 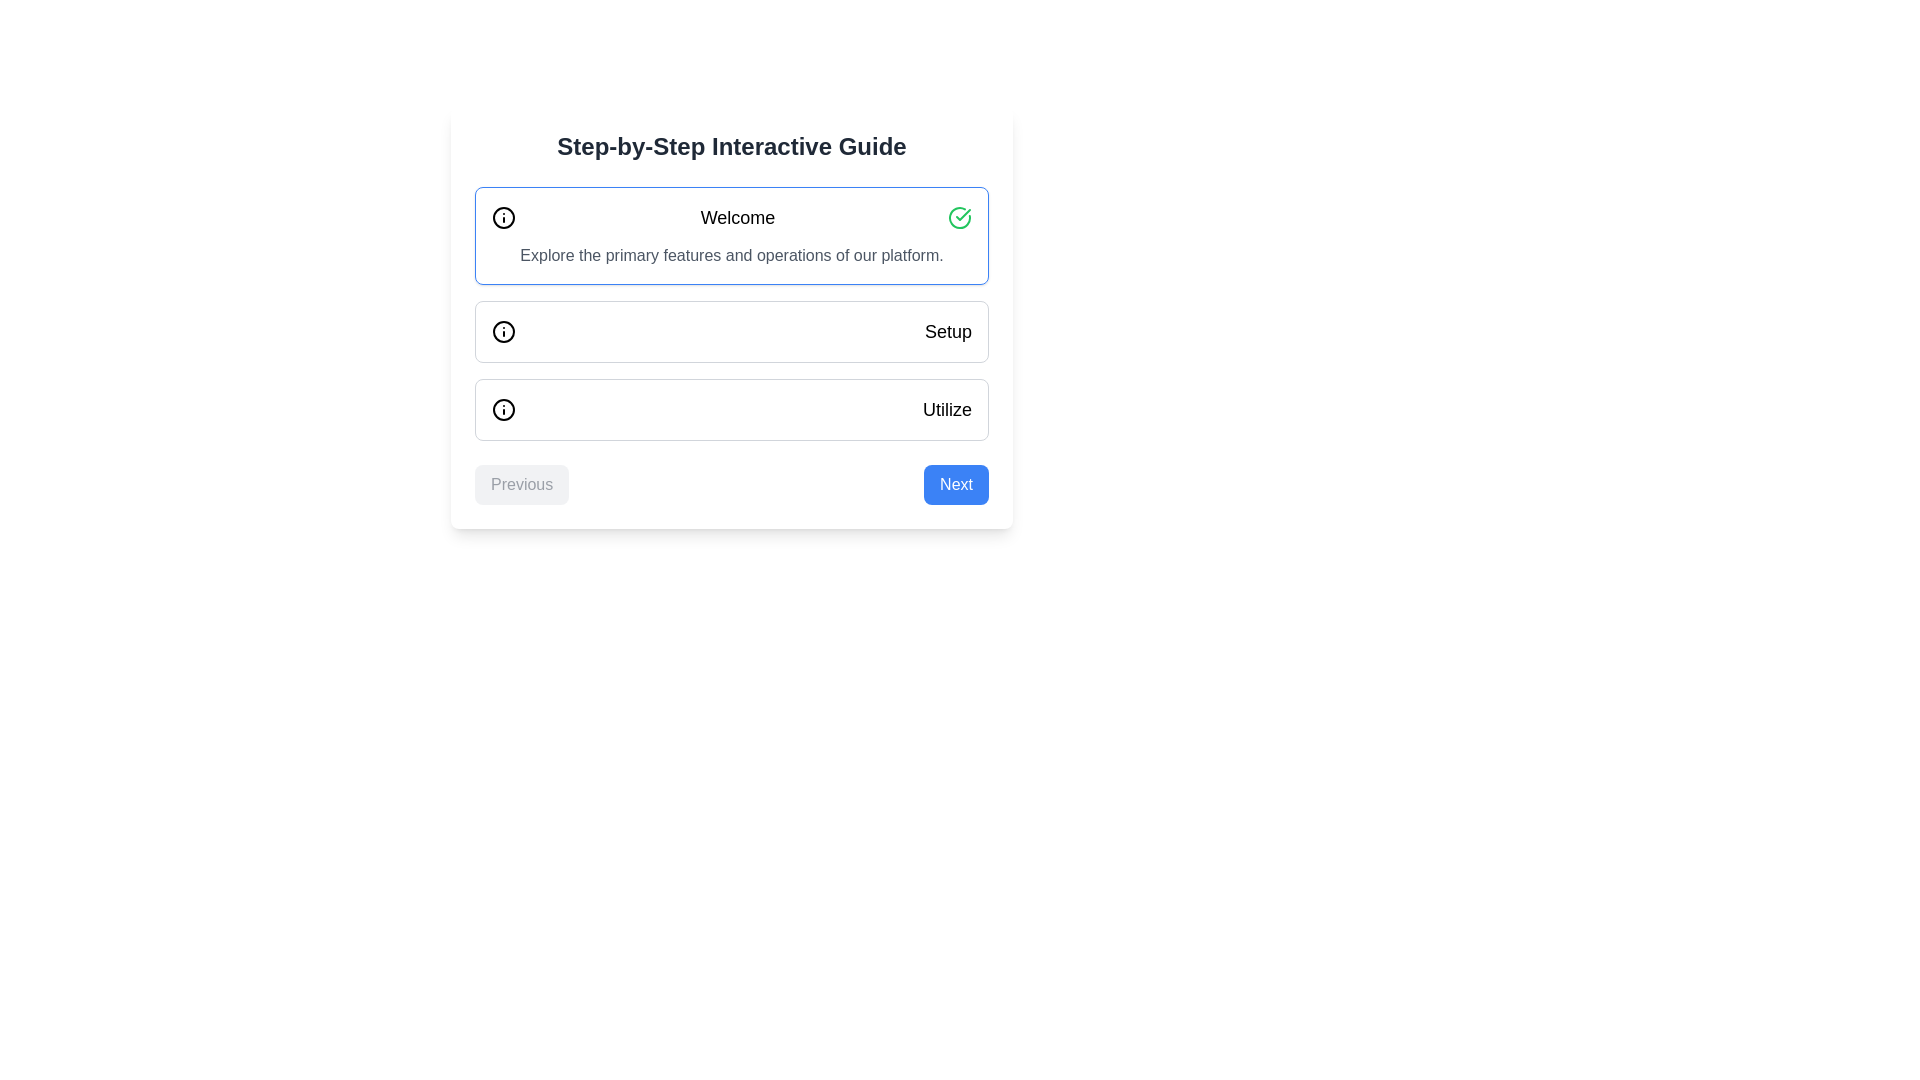 What do you see at coordinates (504, 218) in the screenshot?
I see `the information icon located at the far left side of the 'Welcome' section` at bounding box center [504, 218].